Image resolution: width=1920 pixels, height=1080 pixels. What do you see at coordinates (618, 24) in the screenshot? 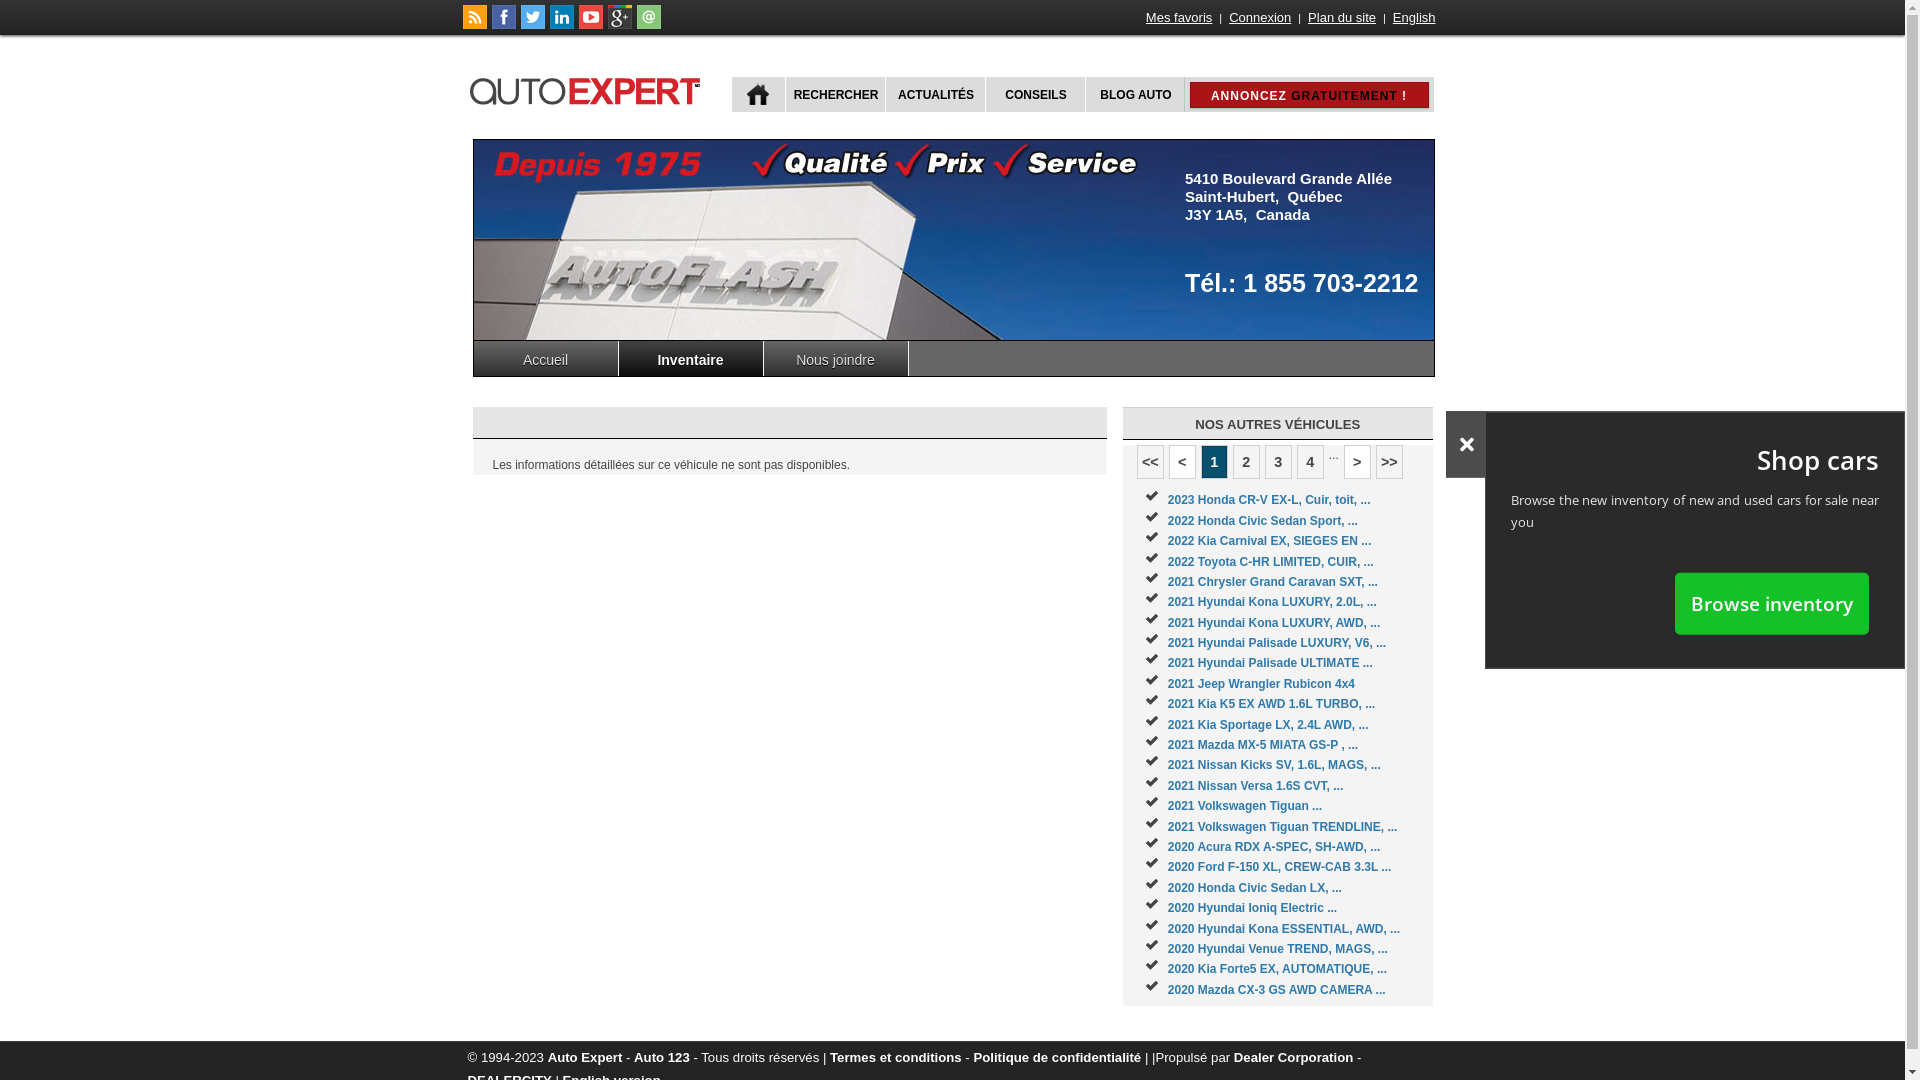
I see `'Suivez autoExpert.ca sur Google Plus'` at bounding box center [618, 24].